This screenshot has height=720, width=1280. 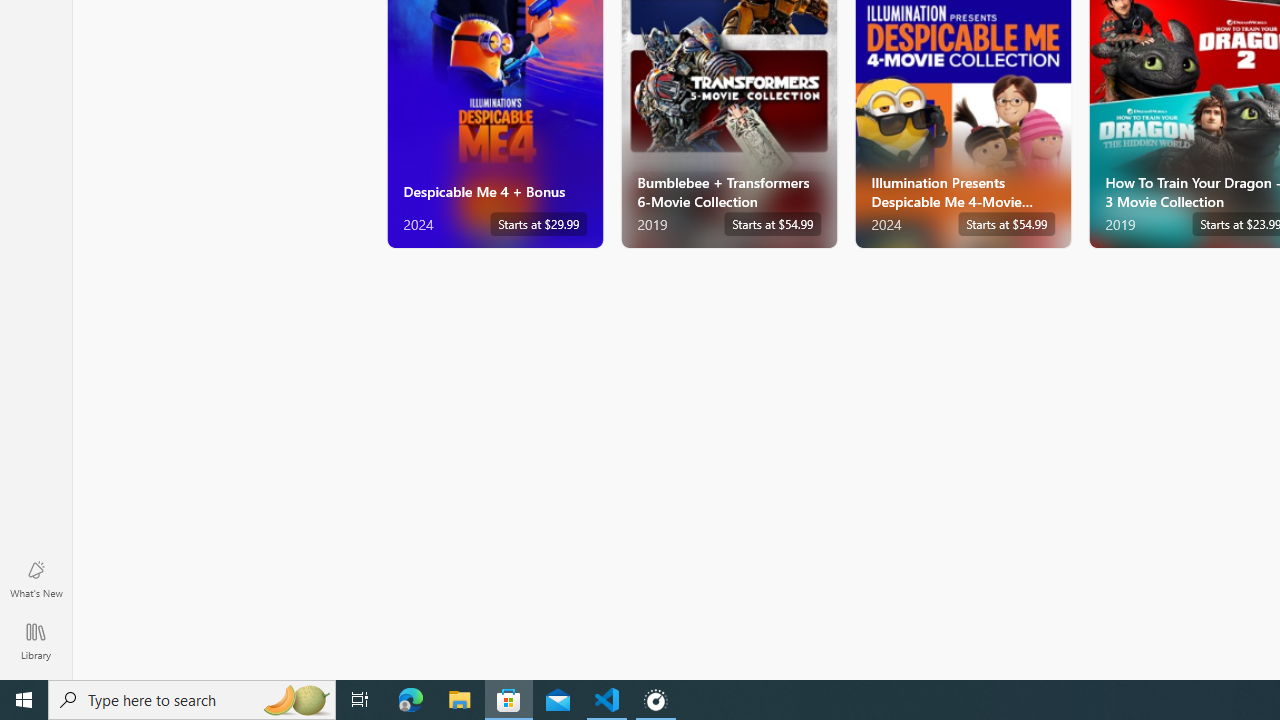 What do you see at coordinates (35, 578) in the screenshot?
I see `'What'` at bounding box center [35, 578].